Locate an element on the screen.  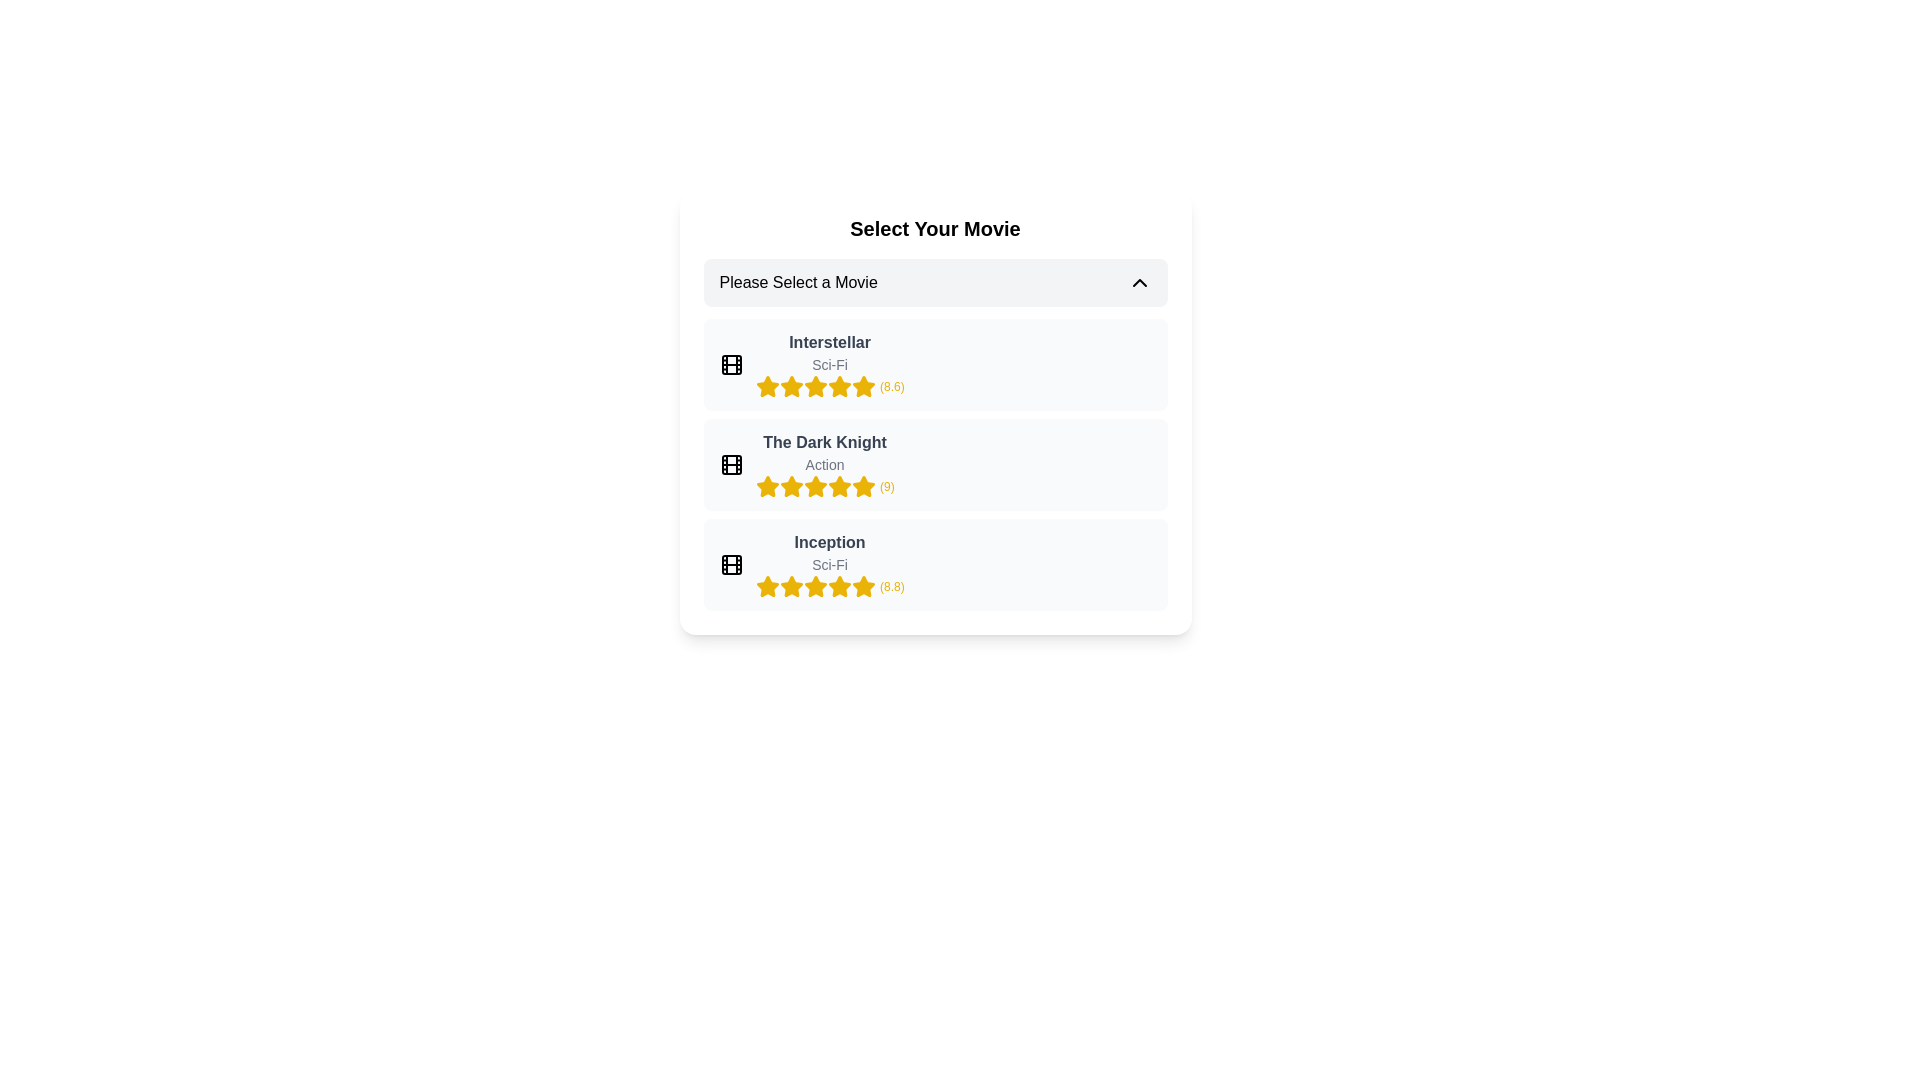
the static text label that prompts users to select a movie, positioned beneath the 'Select Your Movie' header and aligned to the left at the same height as a chevron icon is located at coordinates (797, 282).